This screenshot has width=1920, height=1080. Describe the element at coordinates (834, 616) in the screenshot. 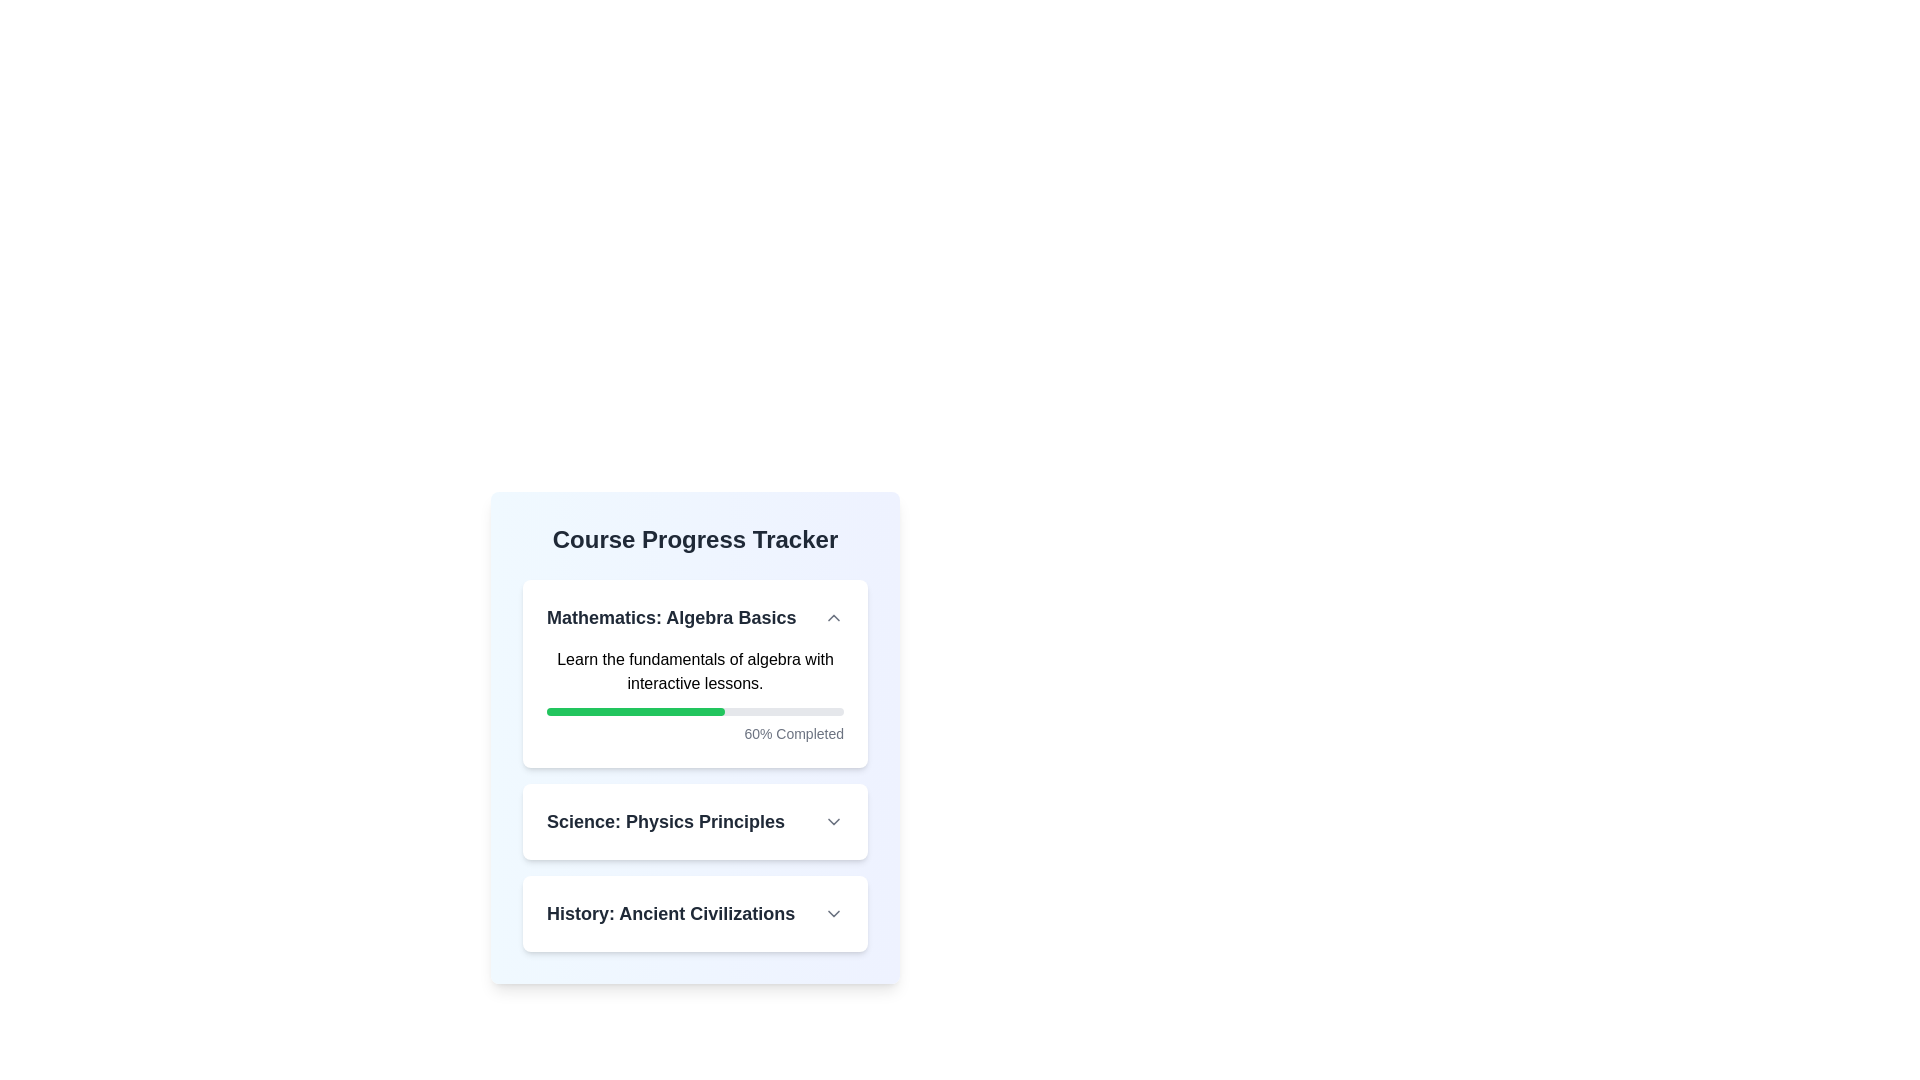

I see `the upward-pointing chevron icon located at the far right of the header labeled 'Mathematics: Algebra Basics'` at that location.